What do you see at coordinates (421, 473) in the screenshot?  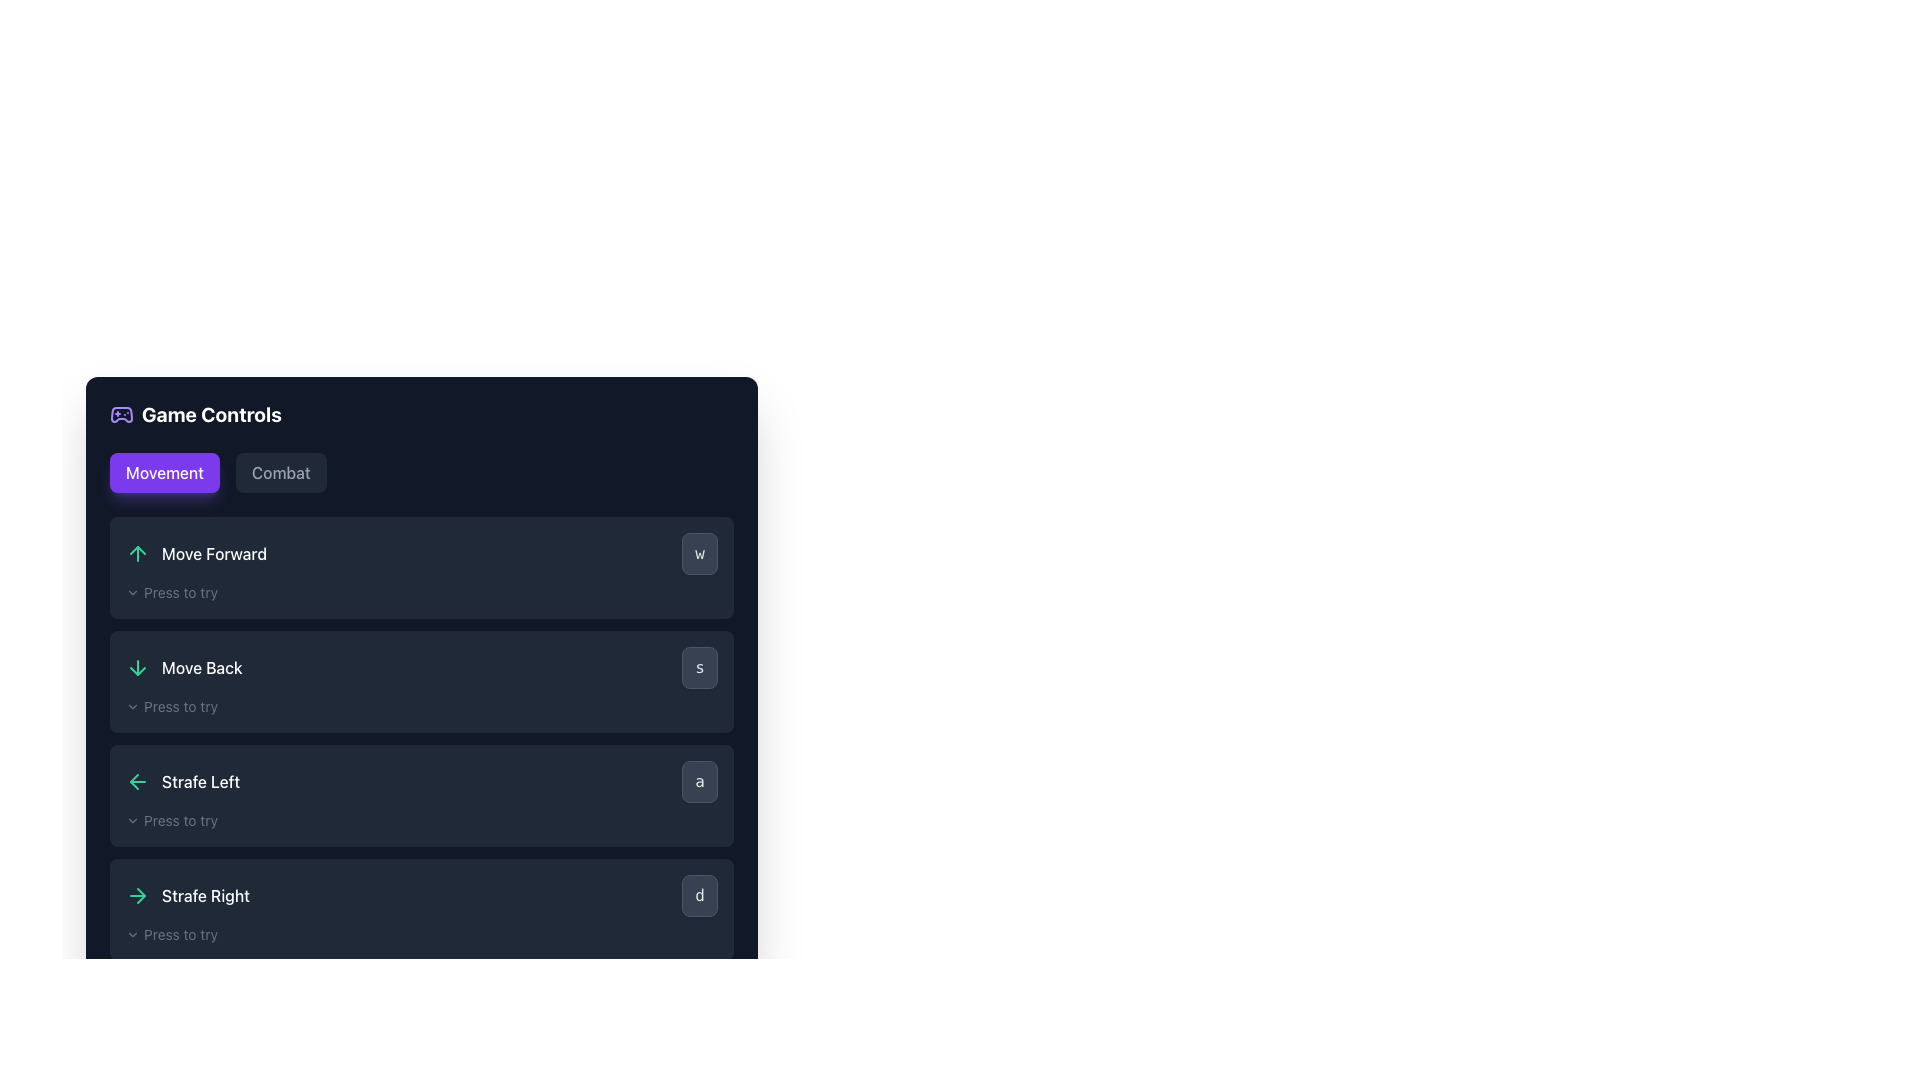 I see `the 'Movement' and 'Combat' tab buttons in the Tab navigation` at bounding box center [421, 473].